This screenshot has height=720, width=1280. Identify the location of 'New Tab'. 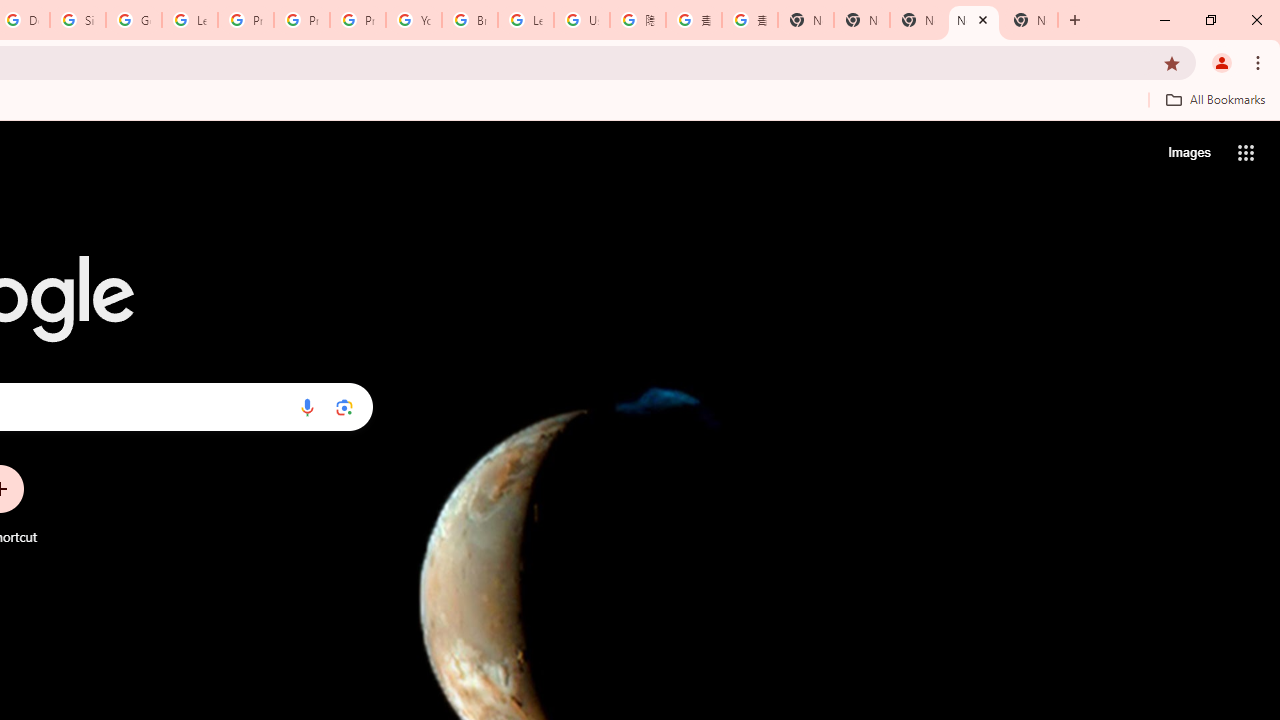
(1030, 20).